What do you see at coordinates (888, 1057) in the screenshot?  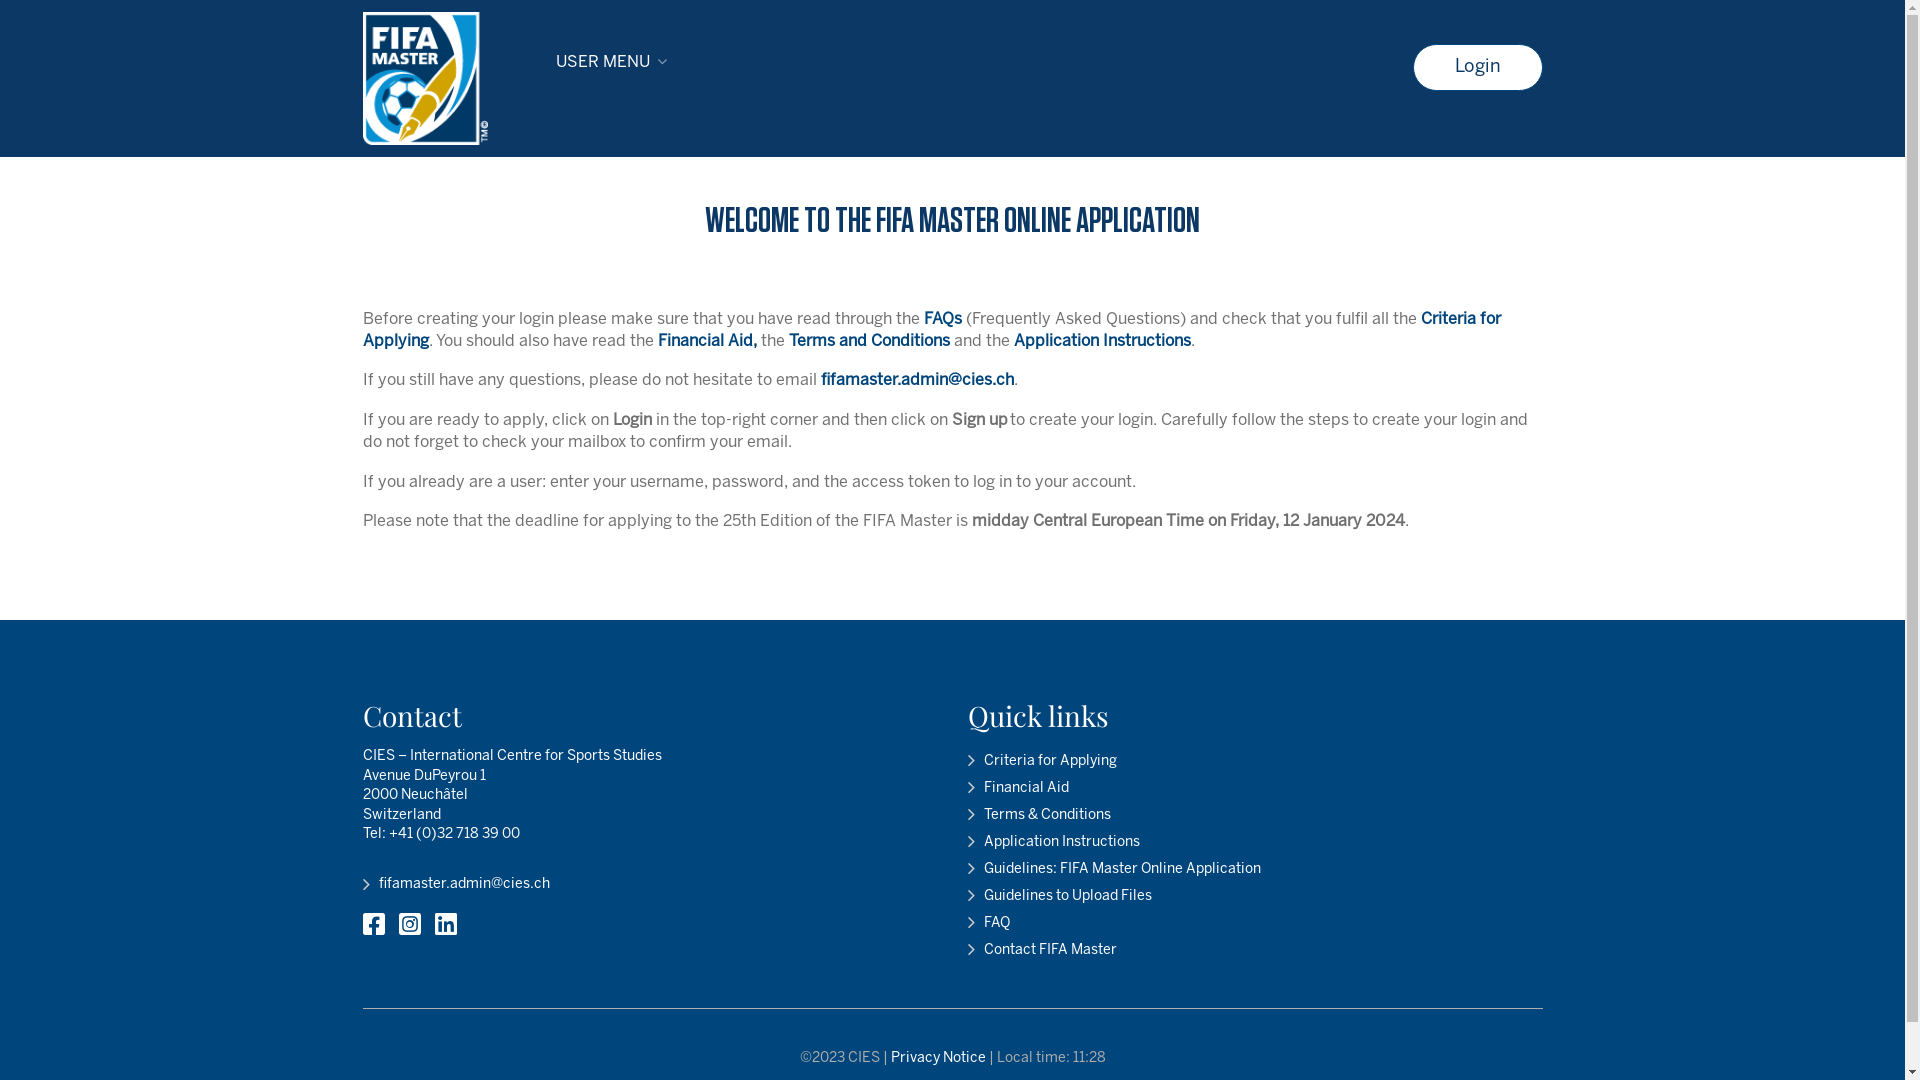 I see `'Privacy Notice'` at bounding box center [888, 1057].